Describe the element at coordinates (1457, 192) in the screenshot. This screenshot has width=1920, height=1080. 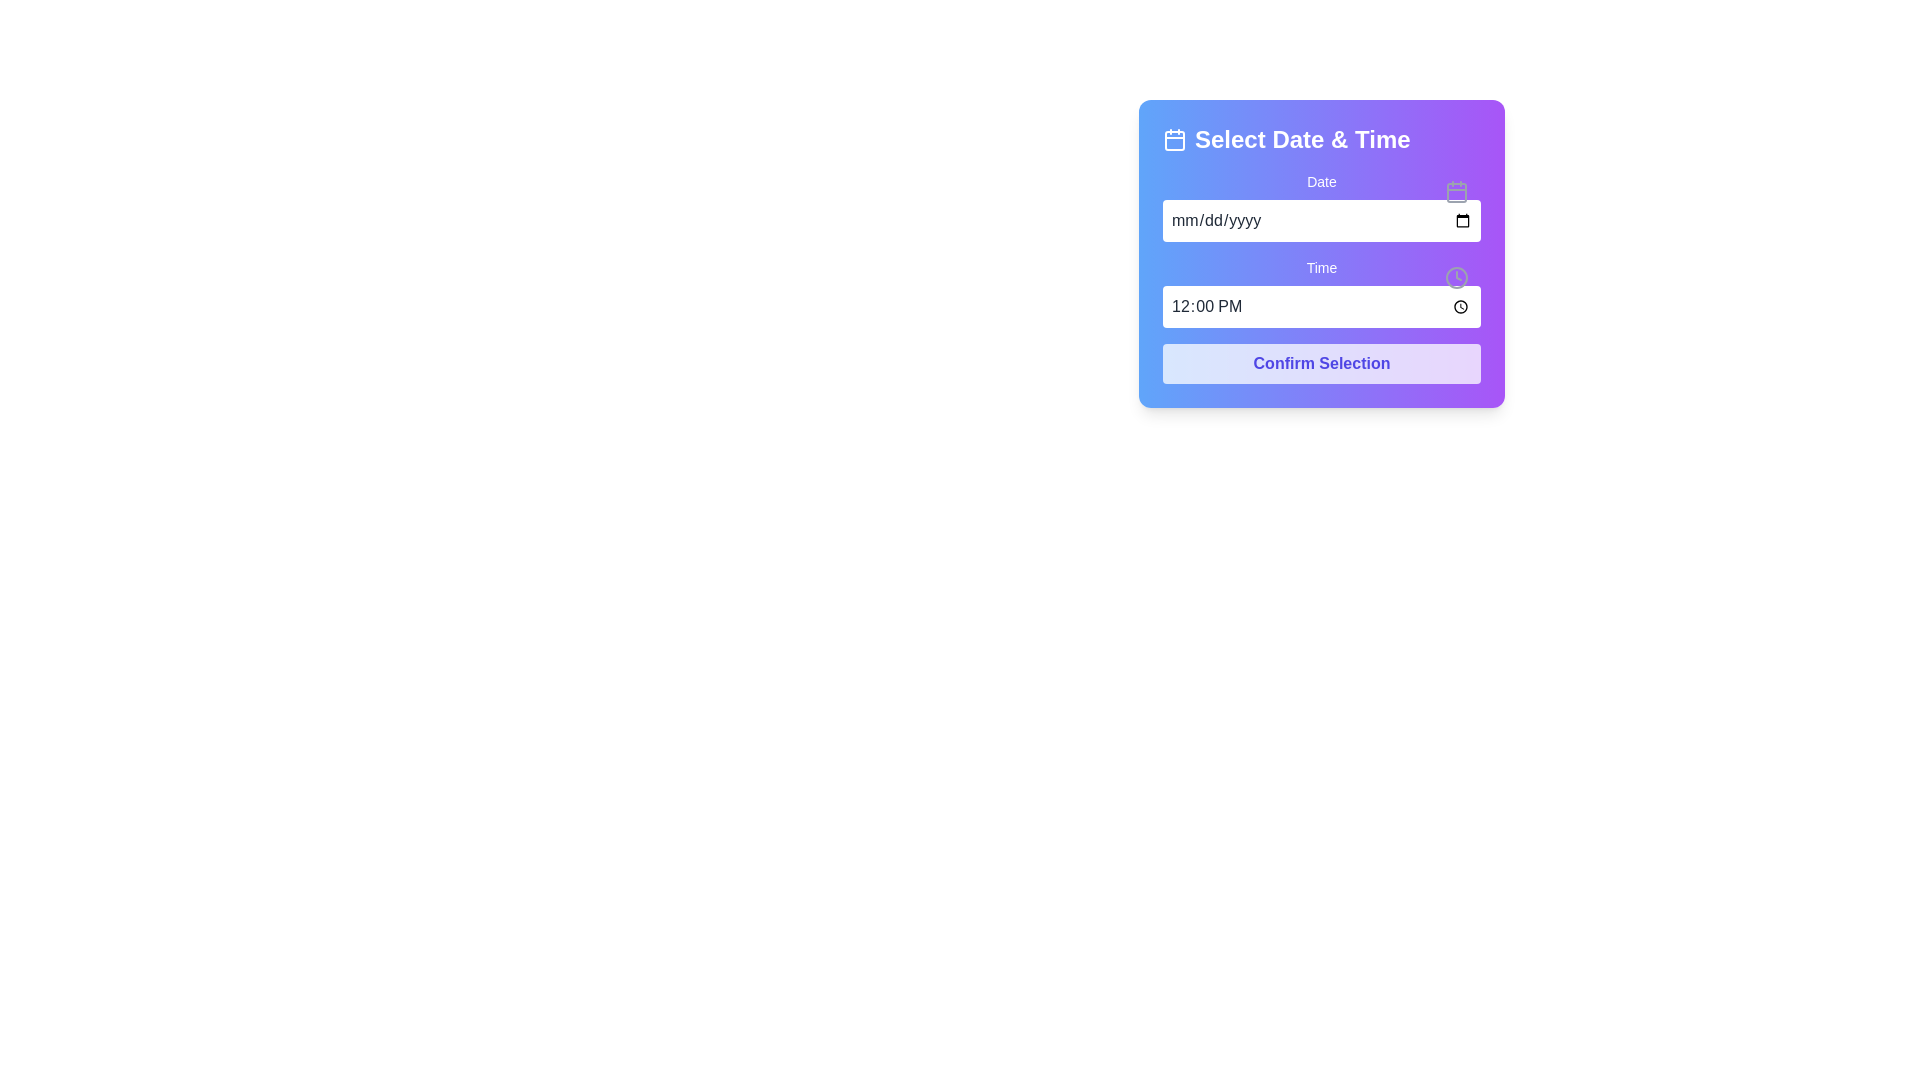
I see `the calendar SVG icon located on the far-right side of the 'Date' section` at that location.